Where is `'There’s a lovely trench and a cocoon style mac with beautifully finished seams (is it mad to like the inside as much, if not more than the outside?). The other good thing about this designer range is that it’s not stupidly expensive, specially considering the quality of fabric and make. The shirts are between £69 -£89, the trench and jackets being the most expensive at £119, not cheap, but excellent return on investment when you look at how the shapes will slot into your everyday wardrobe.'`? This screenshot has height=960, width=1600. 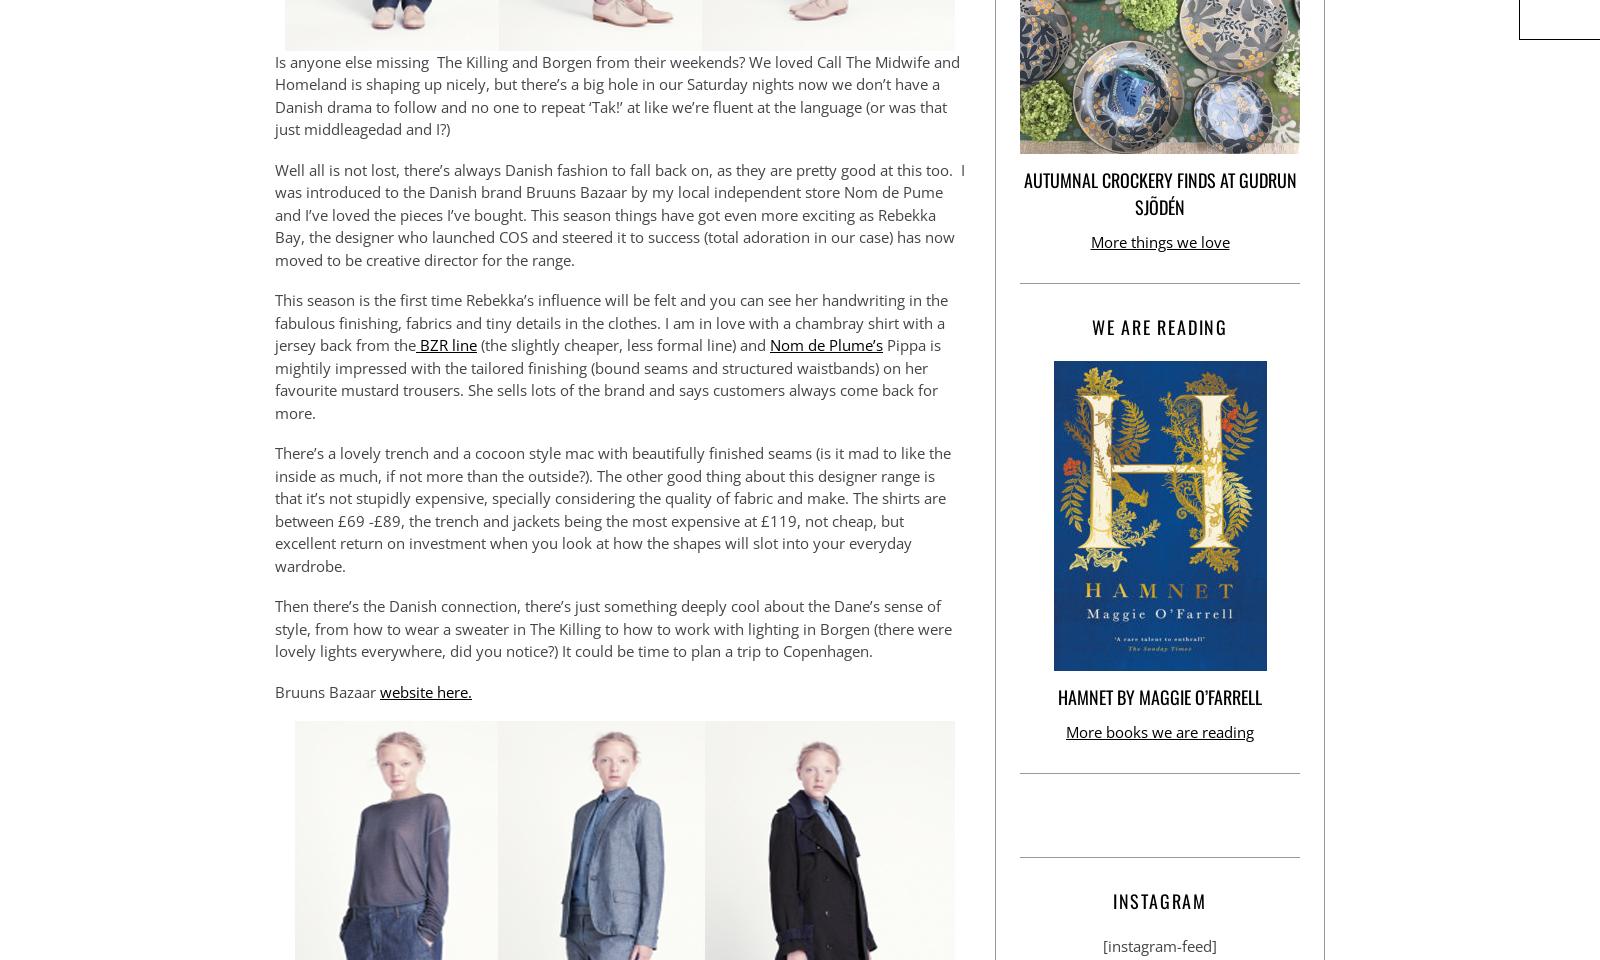 'There’s a lovely trench and a cocoon style mac with beautifully finished seams (is it mad to like the inside as much, if not more than the outside?). The other good thing about this designer range is that it’s not stupidly expensive, specially considering the quality of fabric and make. The shirts are between £69 -£89, the trench and jackets being the most expensive at £119, not cheap, but excellent return on investment when you look at how the shapes will slot into your everyday wardrobe.' is located at coordinates (275, 507).